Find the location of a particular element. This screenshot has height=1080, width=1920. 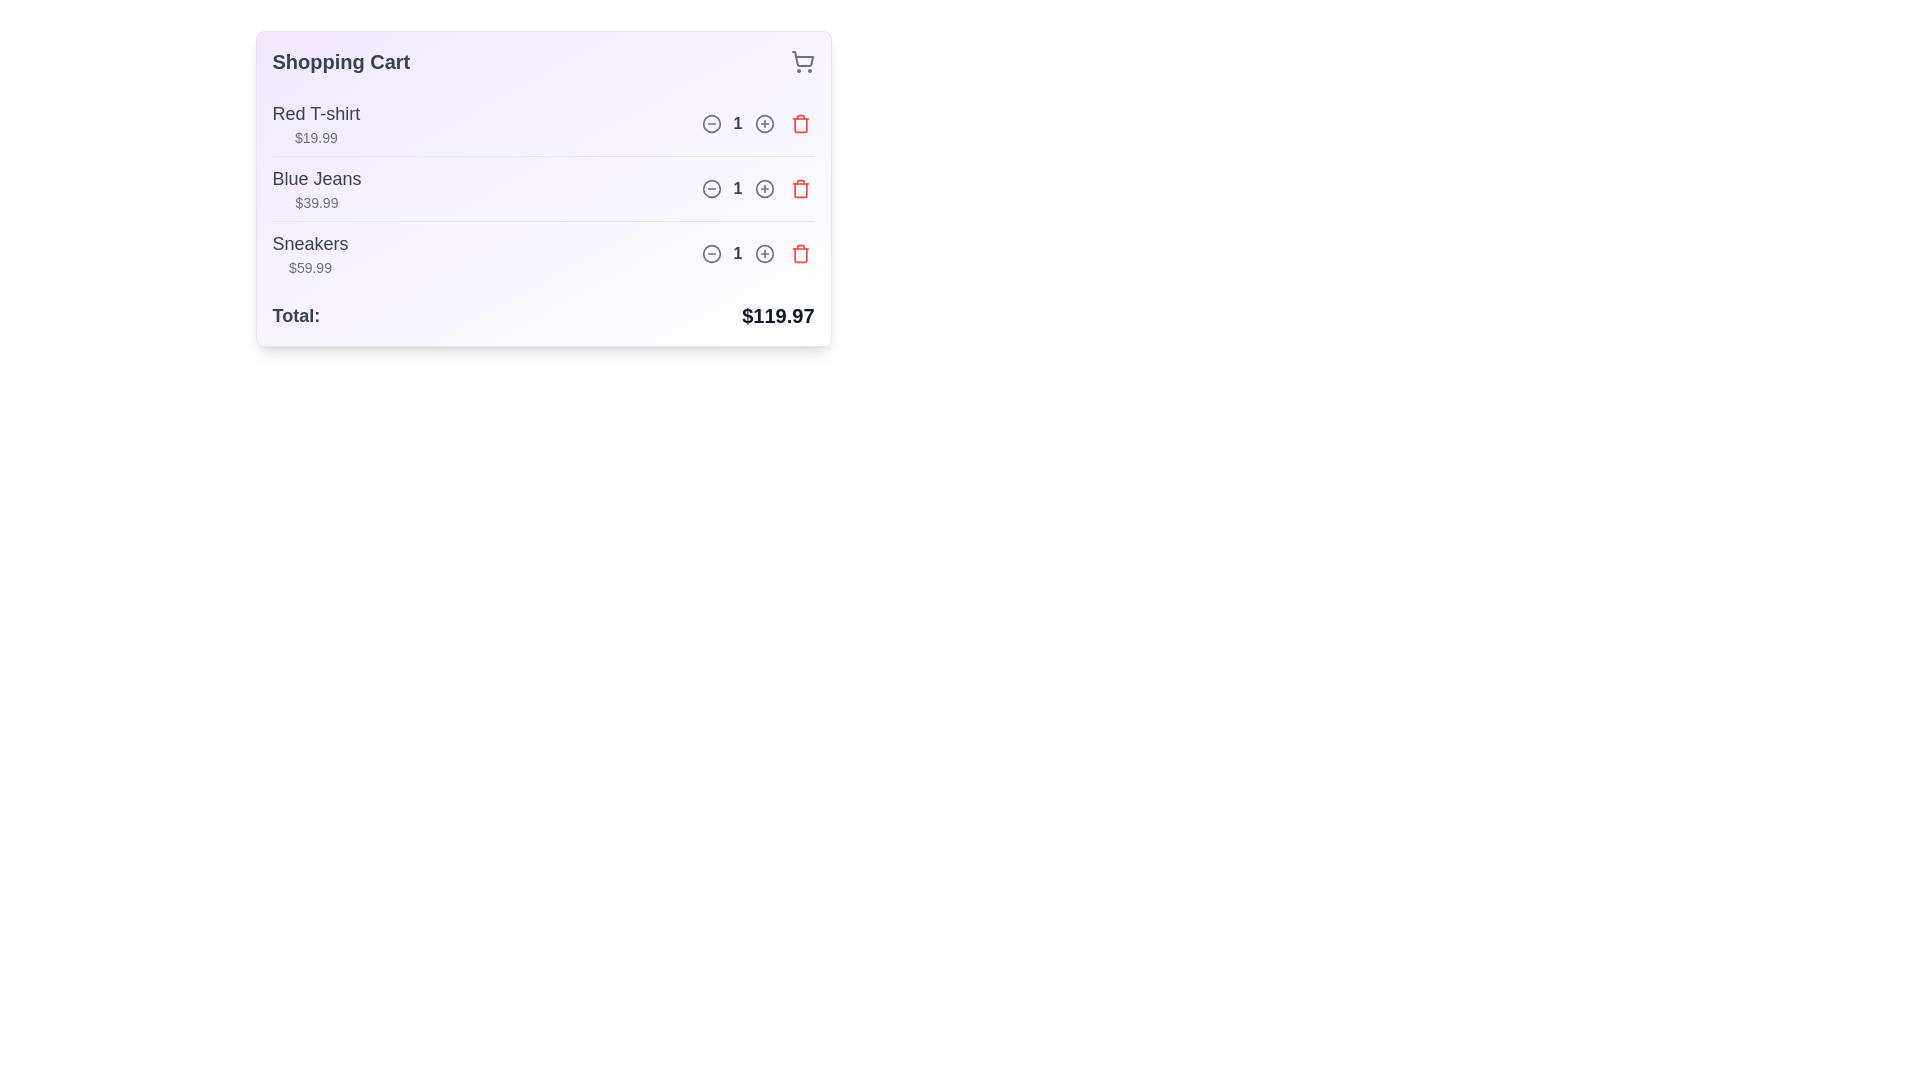

the static text element displaying the current quantity of a product in the shopping cart, which is centrally located between the decrement and increment buttons is located at coordinates (737, 189).